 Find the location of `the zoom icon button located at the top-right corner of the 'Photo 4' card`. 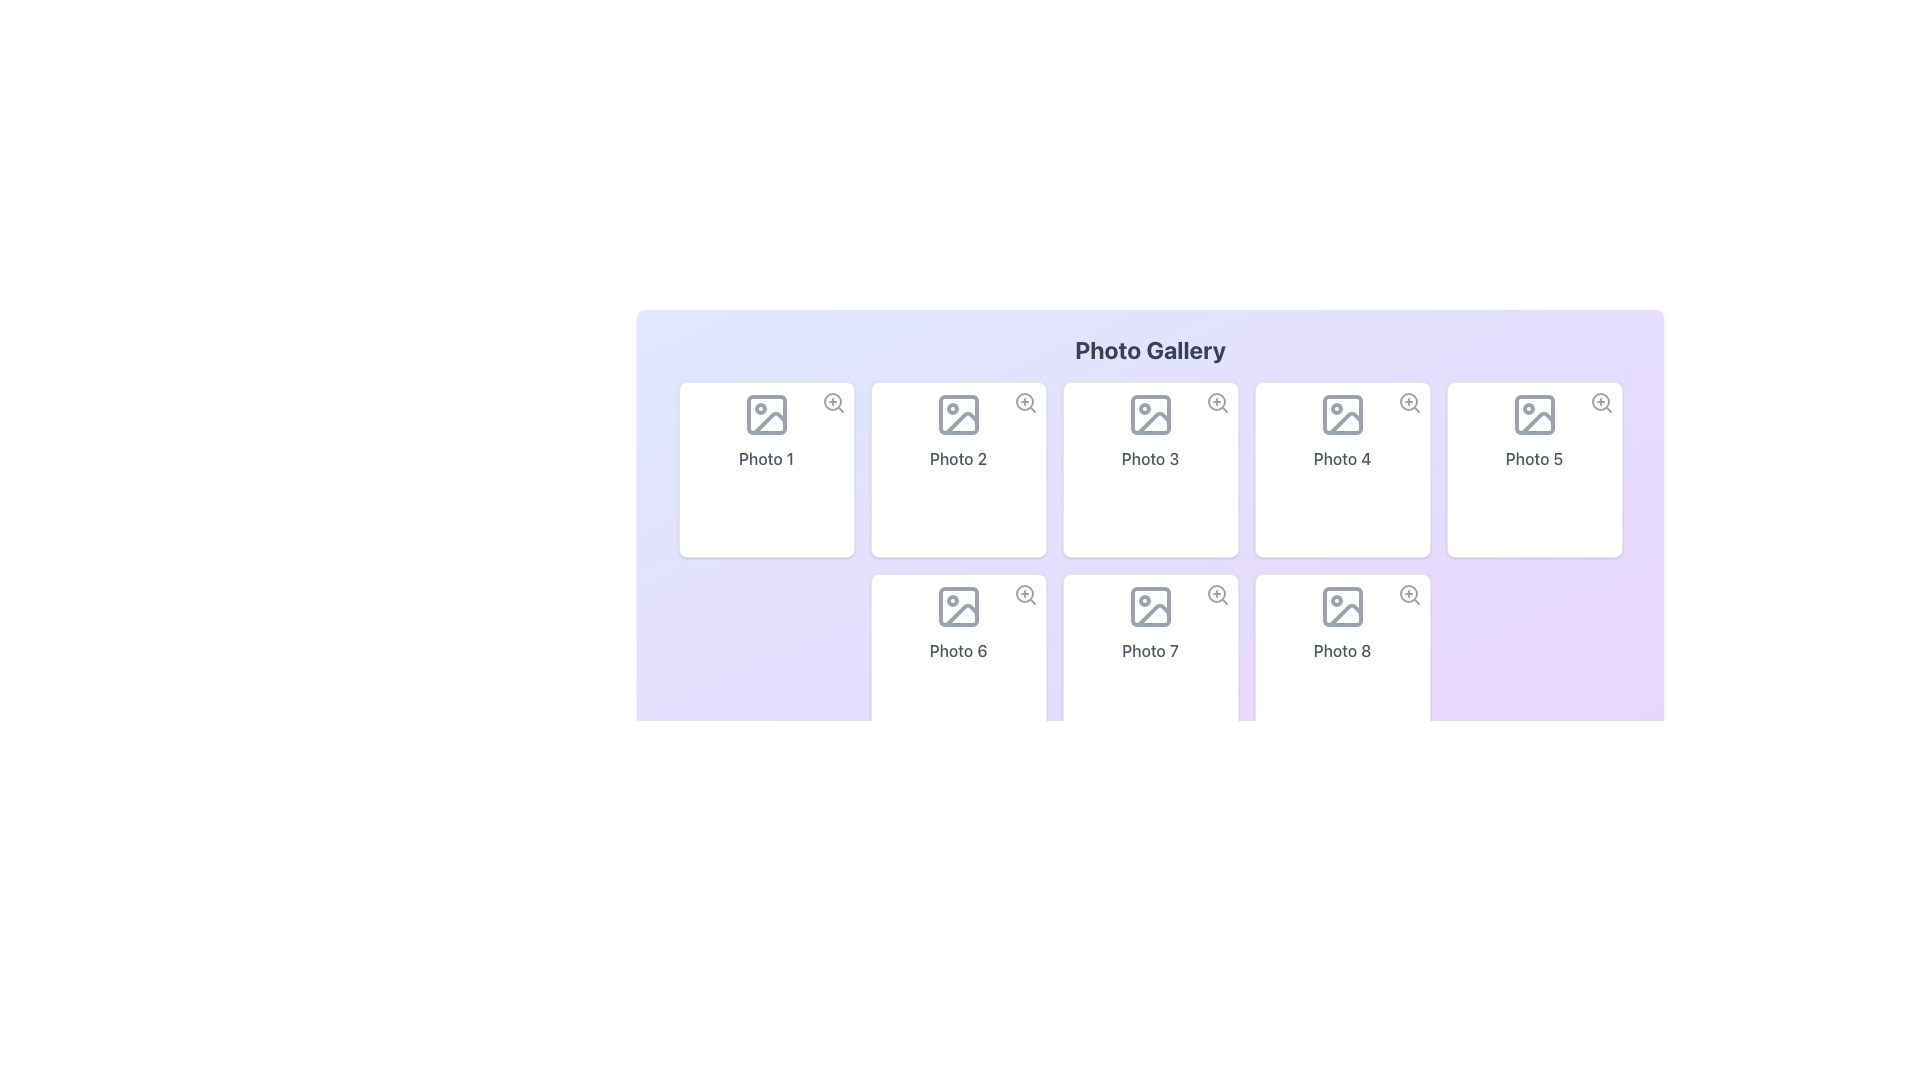

the zoom icon button located at the top-right corner of the 'Photo 4' card is located at coordinates (1408, 402).